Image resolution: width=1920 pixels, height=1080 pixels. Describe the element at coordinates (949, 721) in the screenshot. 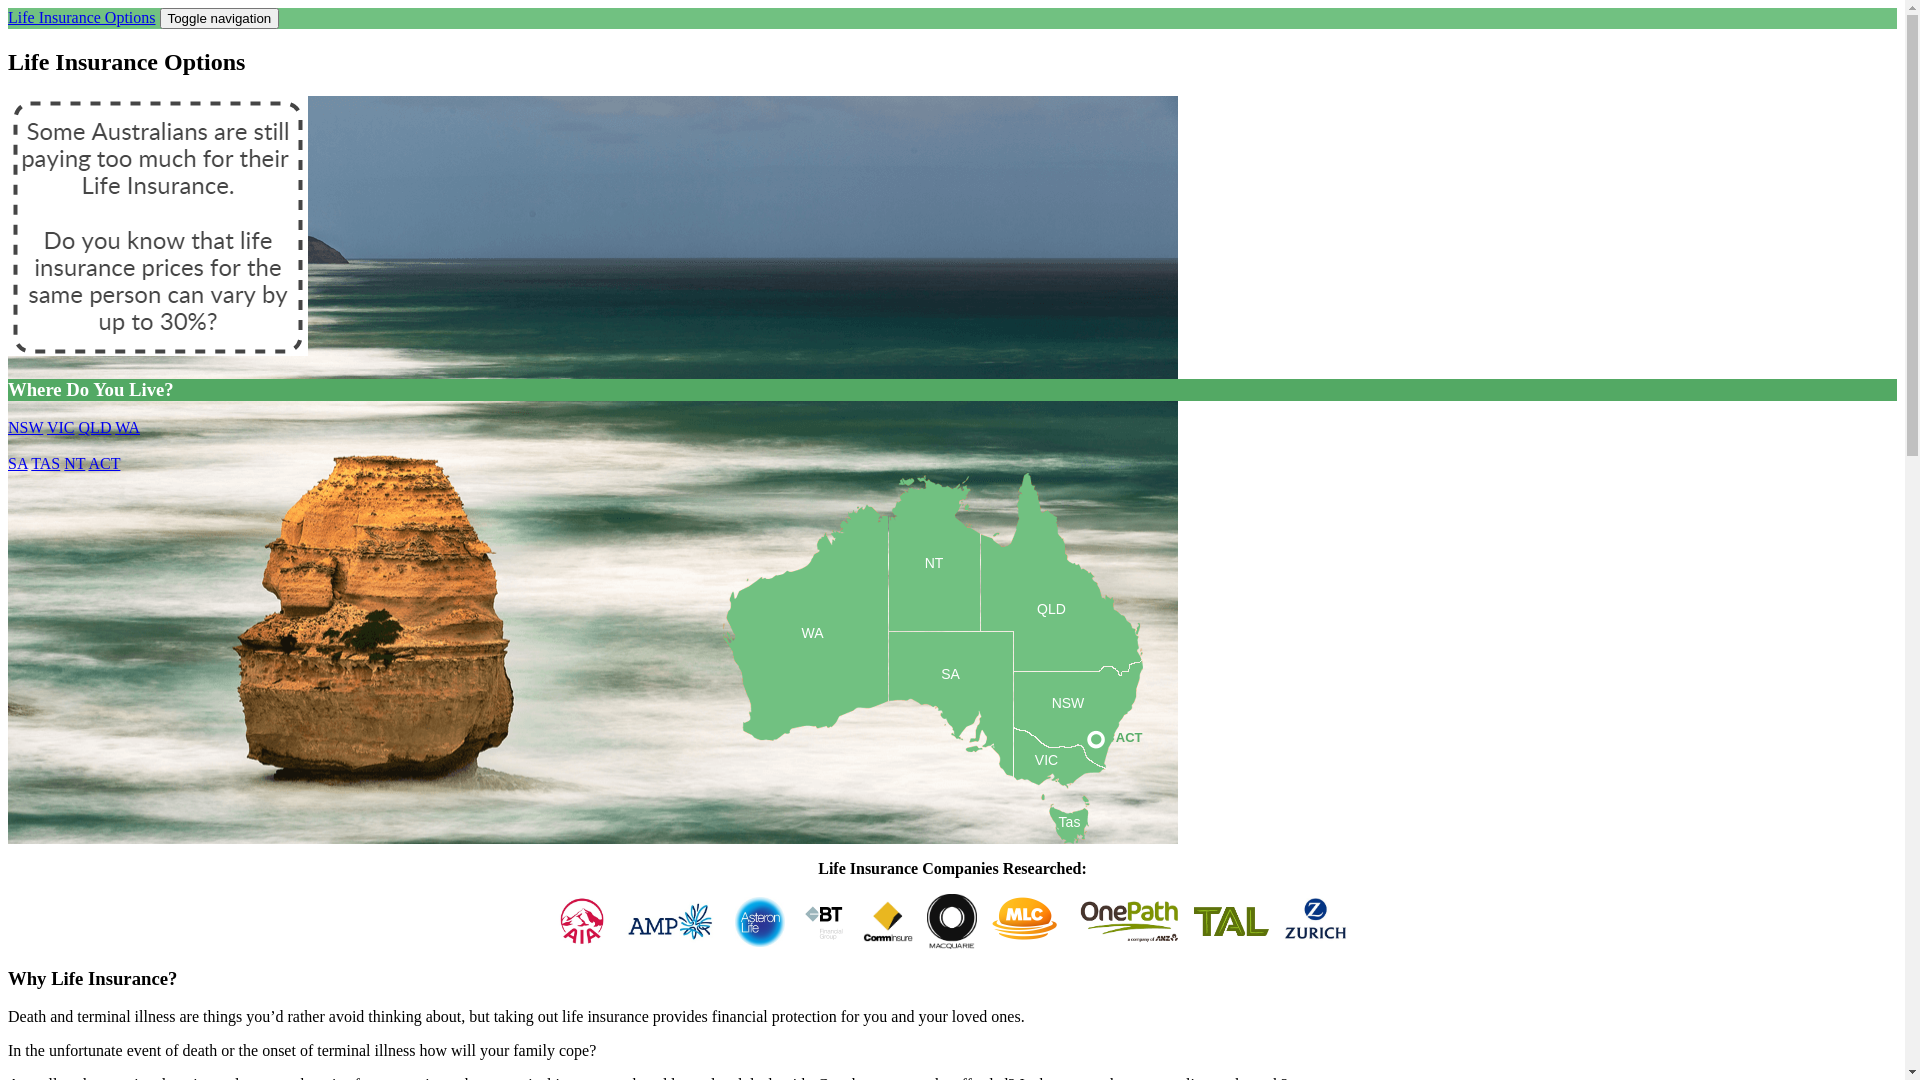

I see `'SA'` at that location.